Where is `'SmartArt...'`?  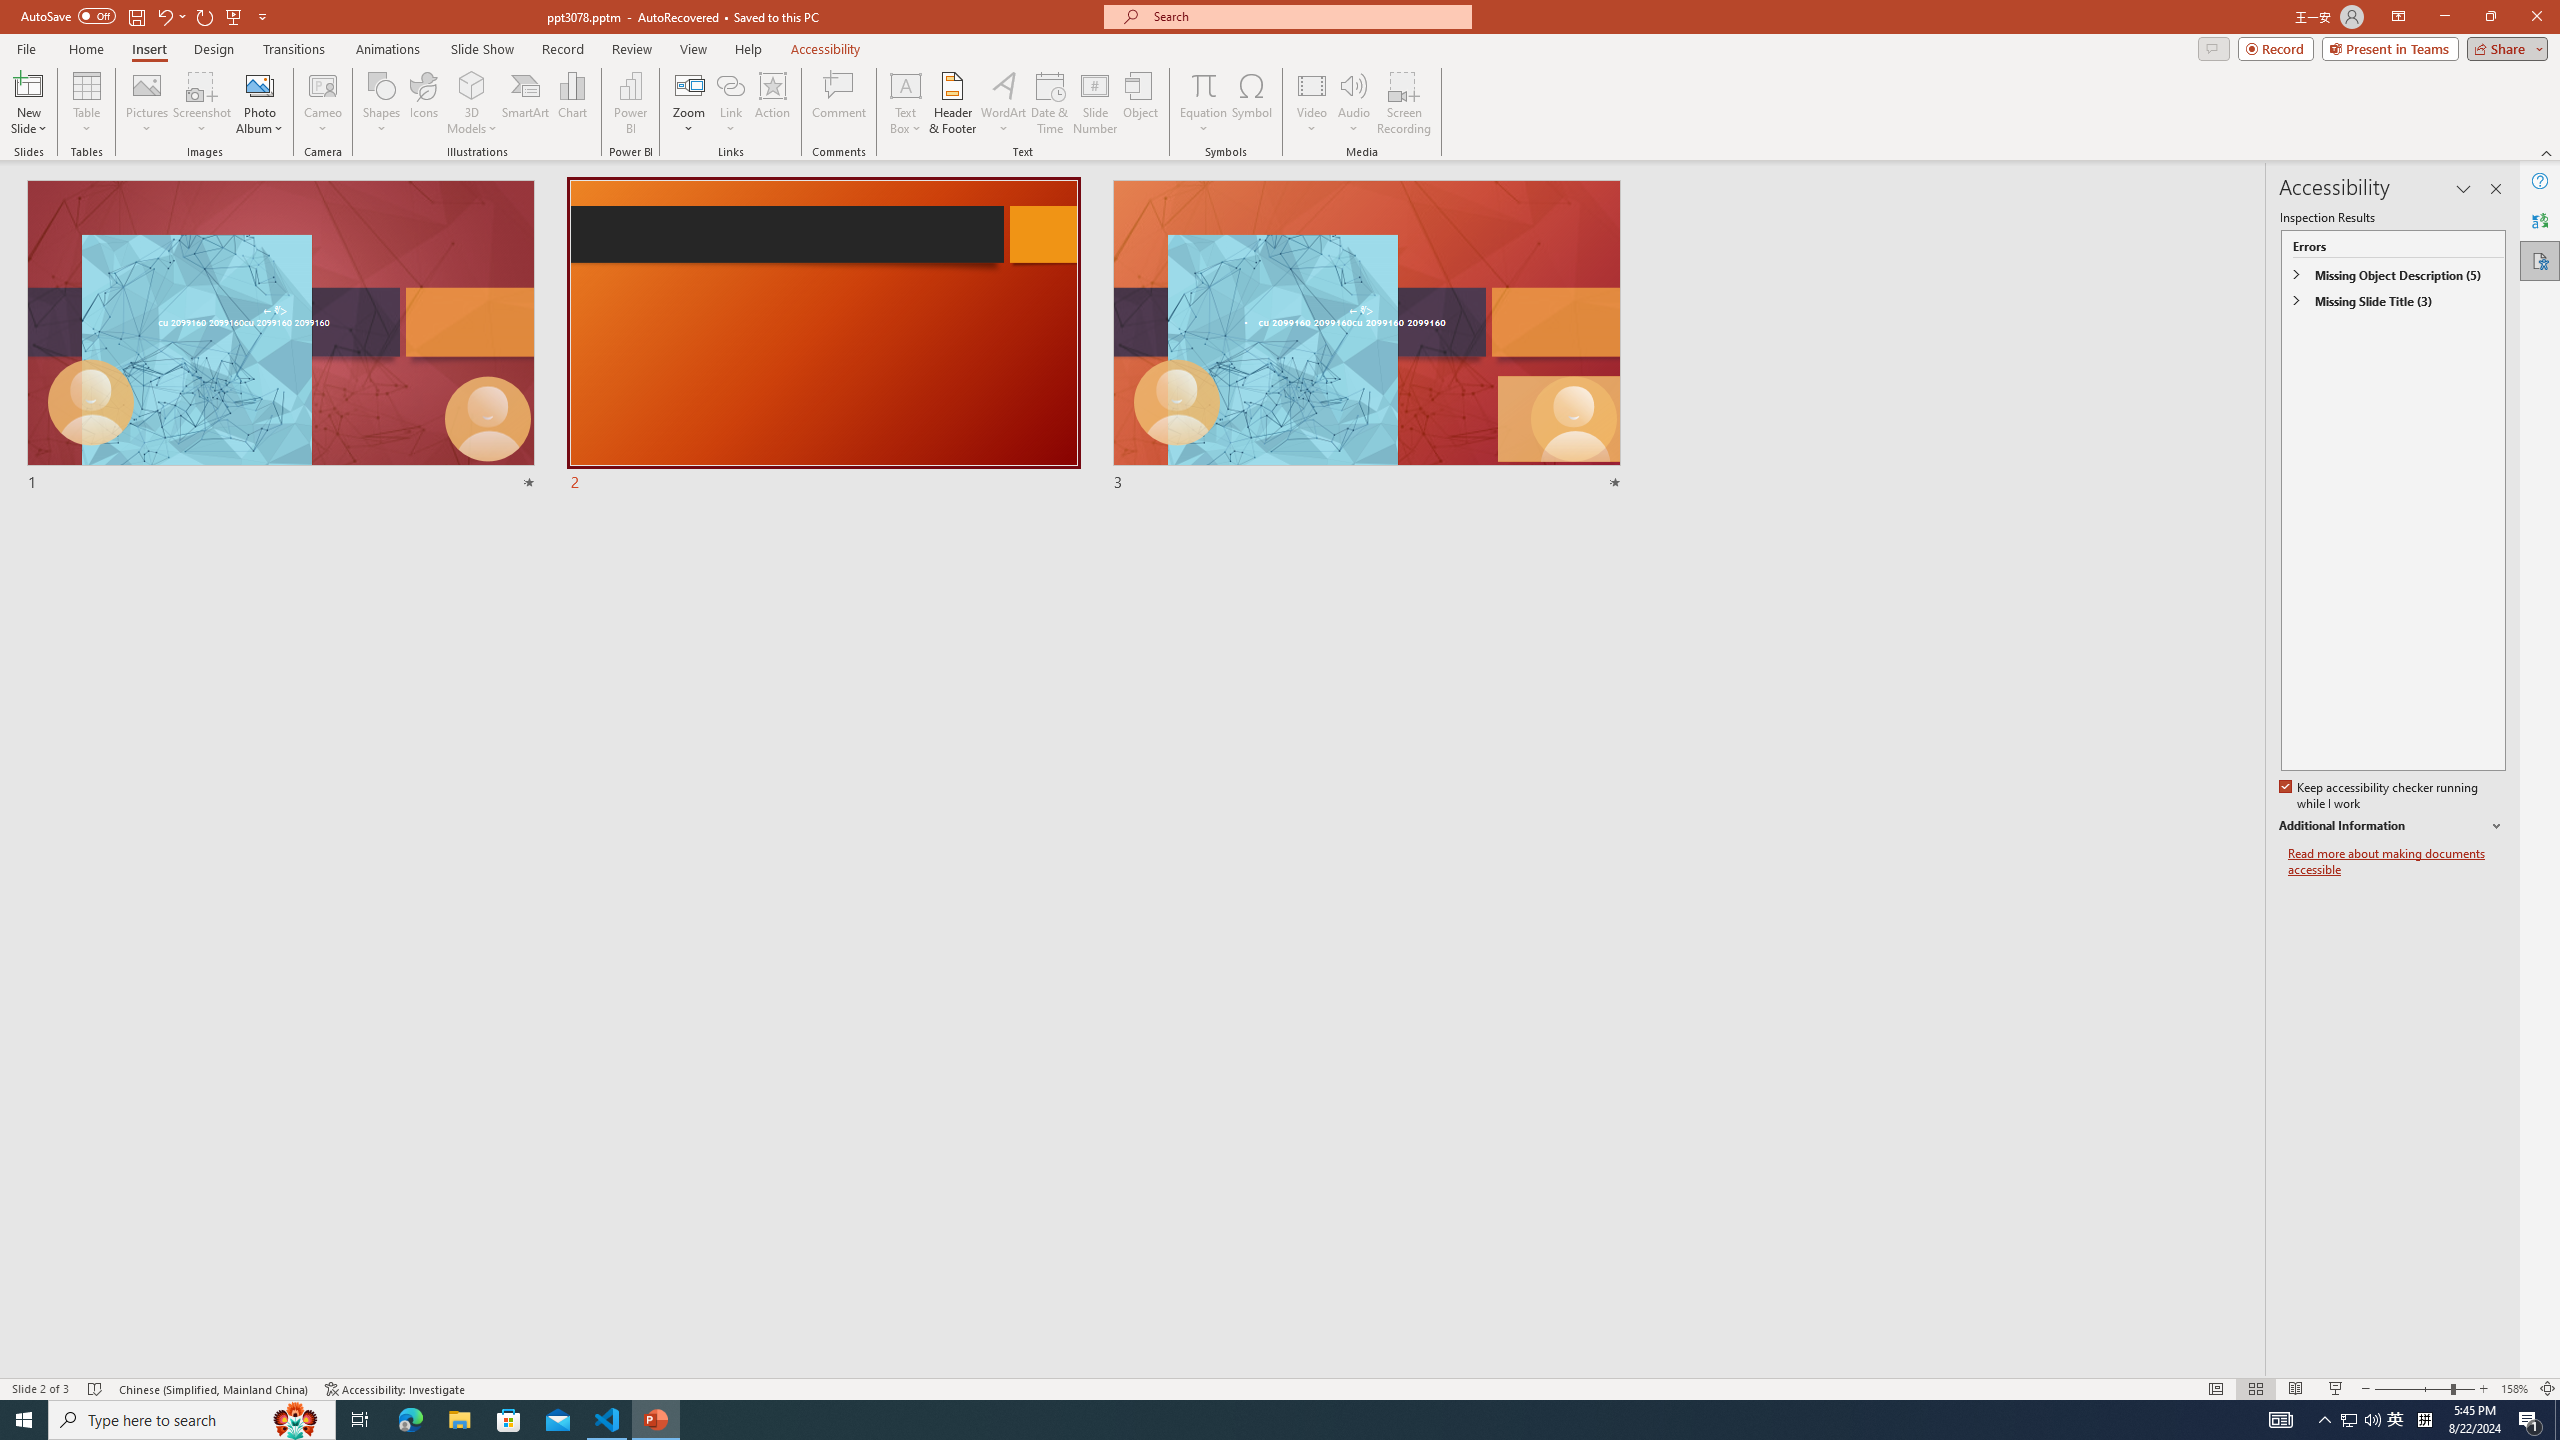 'SmartArt...' is located at coordinates (525, 103).